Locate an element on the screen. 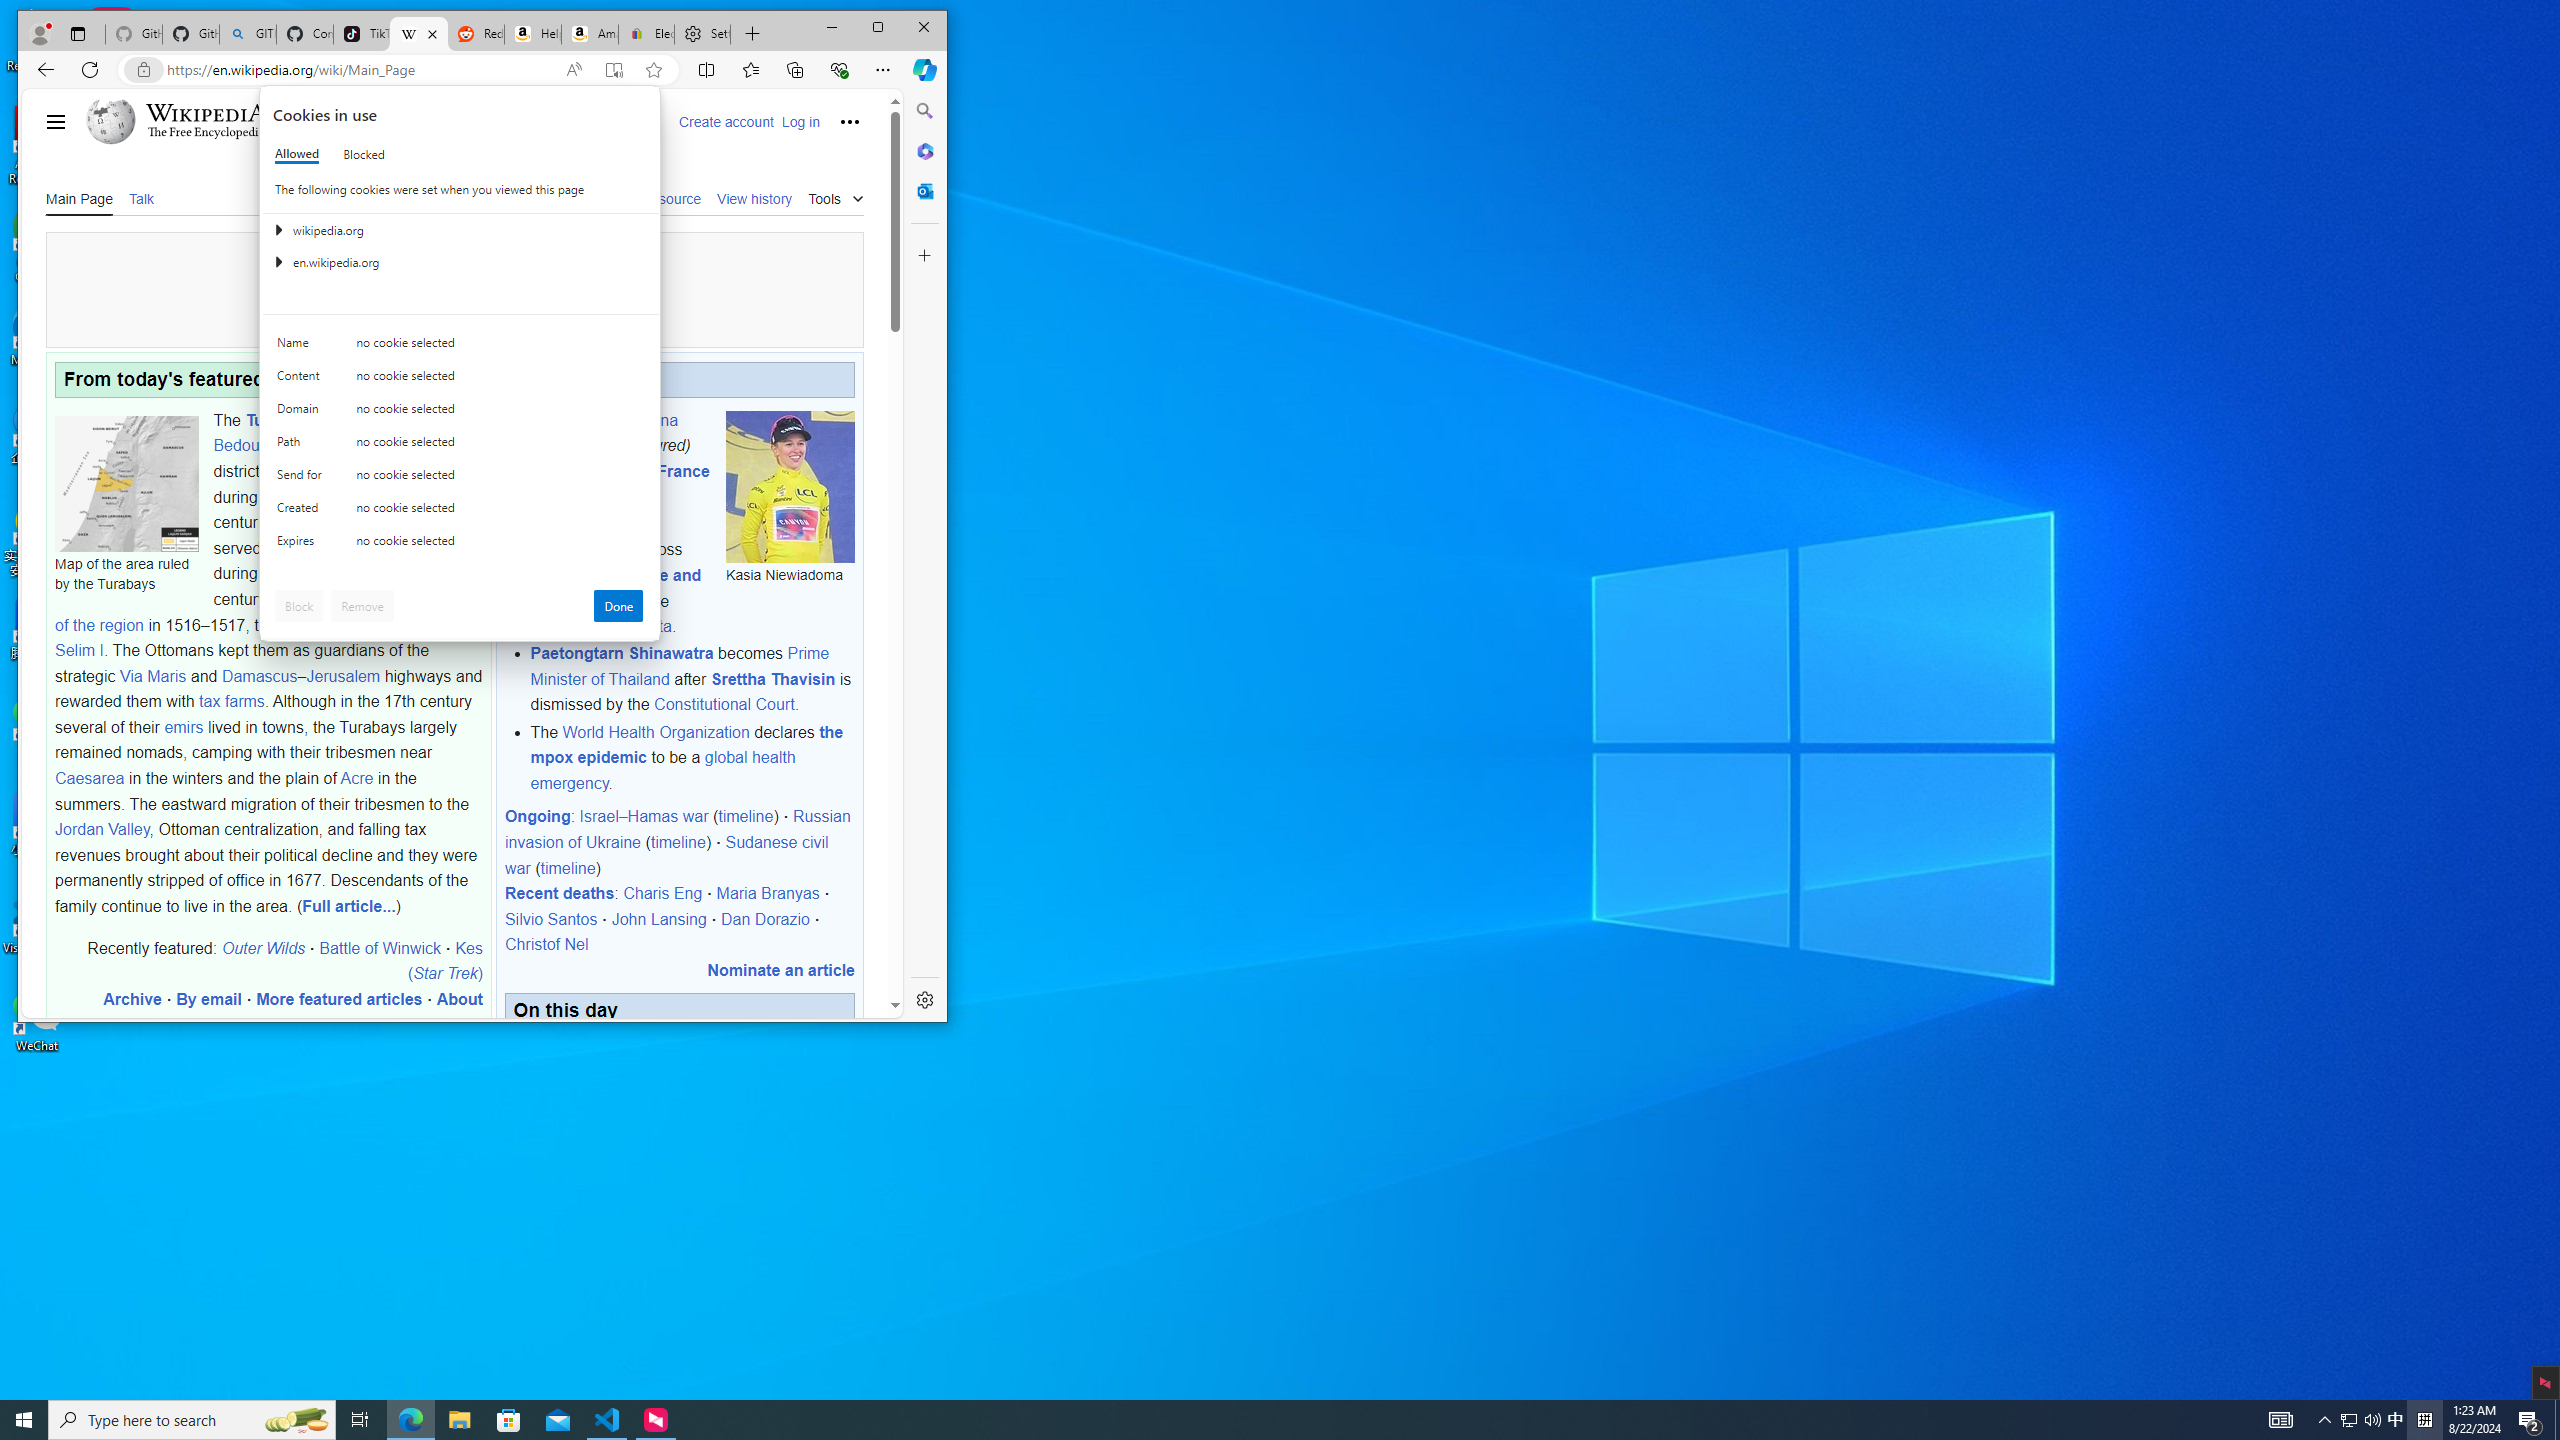 The width and height of the screenshot is (2560, 1440). 'AutomationID: 4105' is located at coordinates (2279, 1418).